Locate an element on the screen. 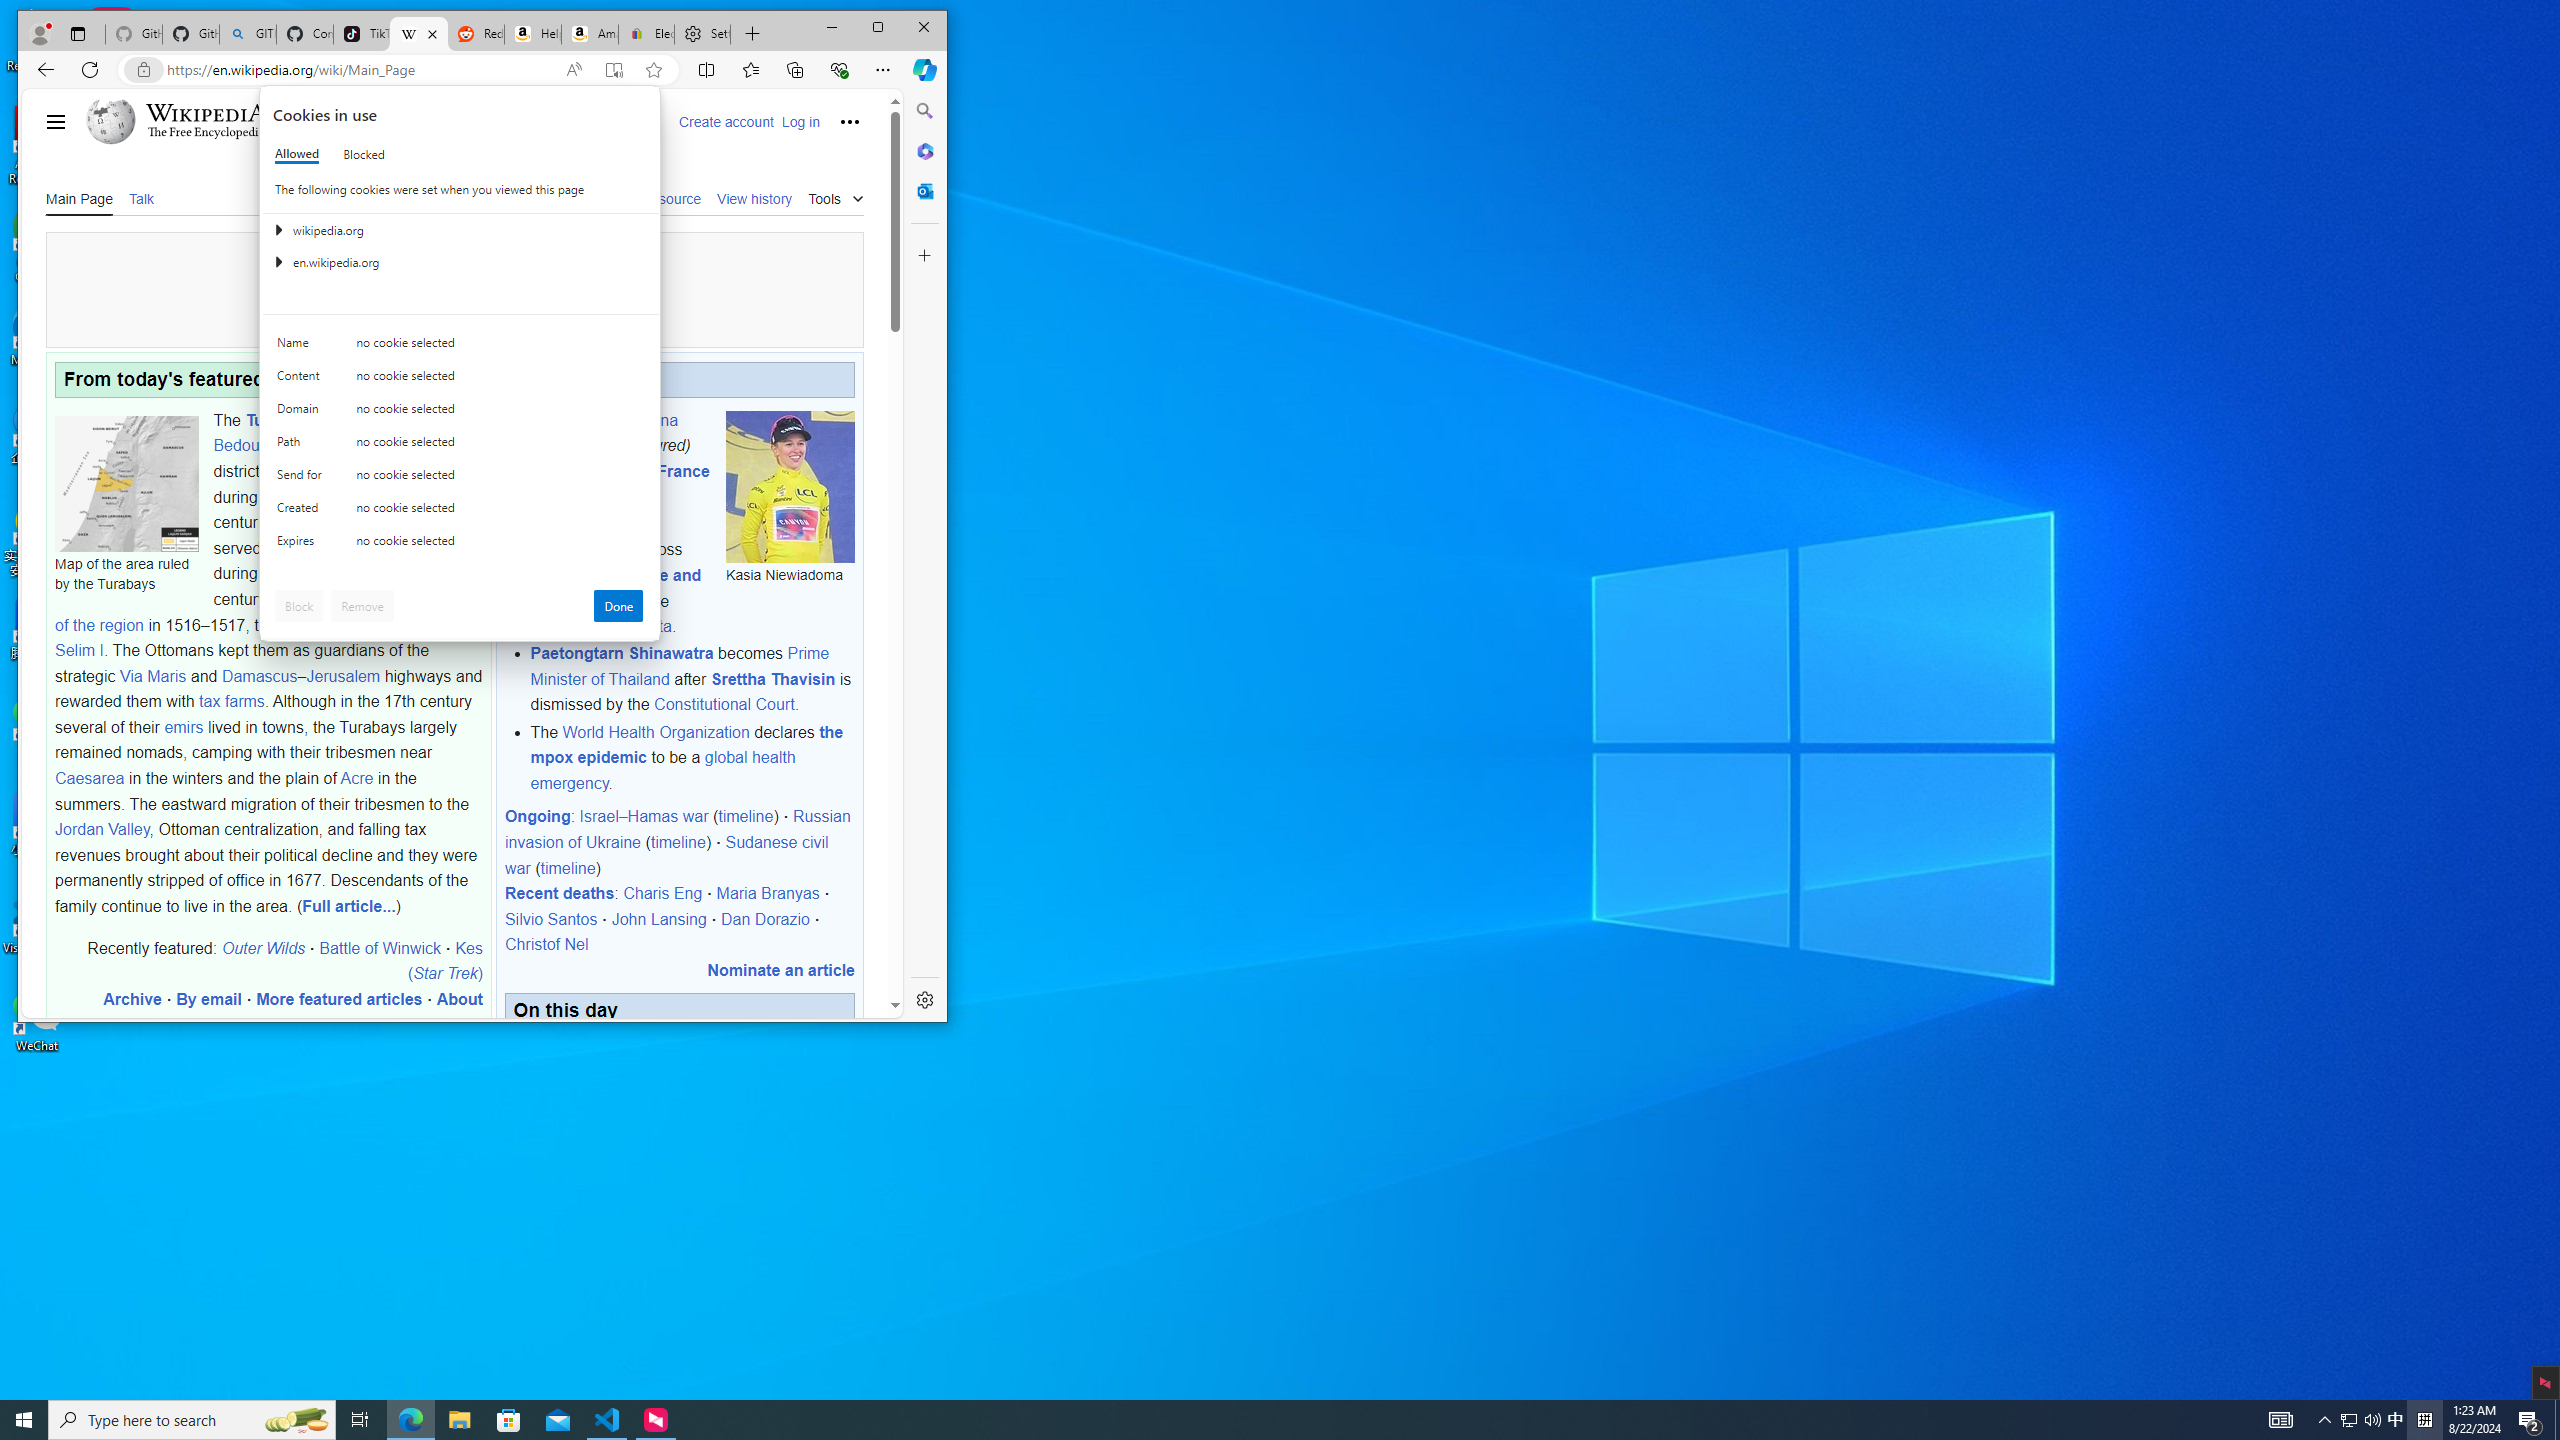 The width and height of the screenshot is (2560, 1440). 'AutomationID: 4105' is located at coordinates (2279, 1418).